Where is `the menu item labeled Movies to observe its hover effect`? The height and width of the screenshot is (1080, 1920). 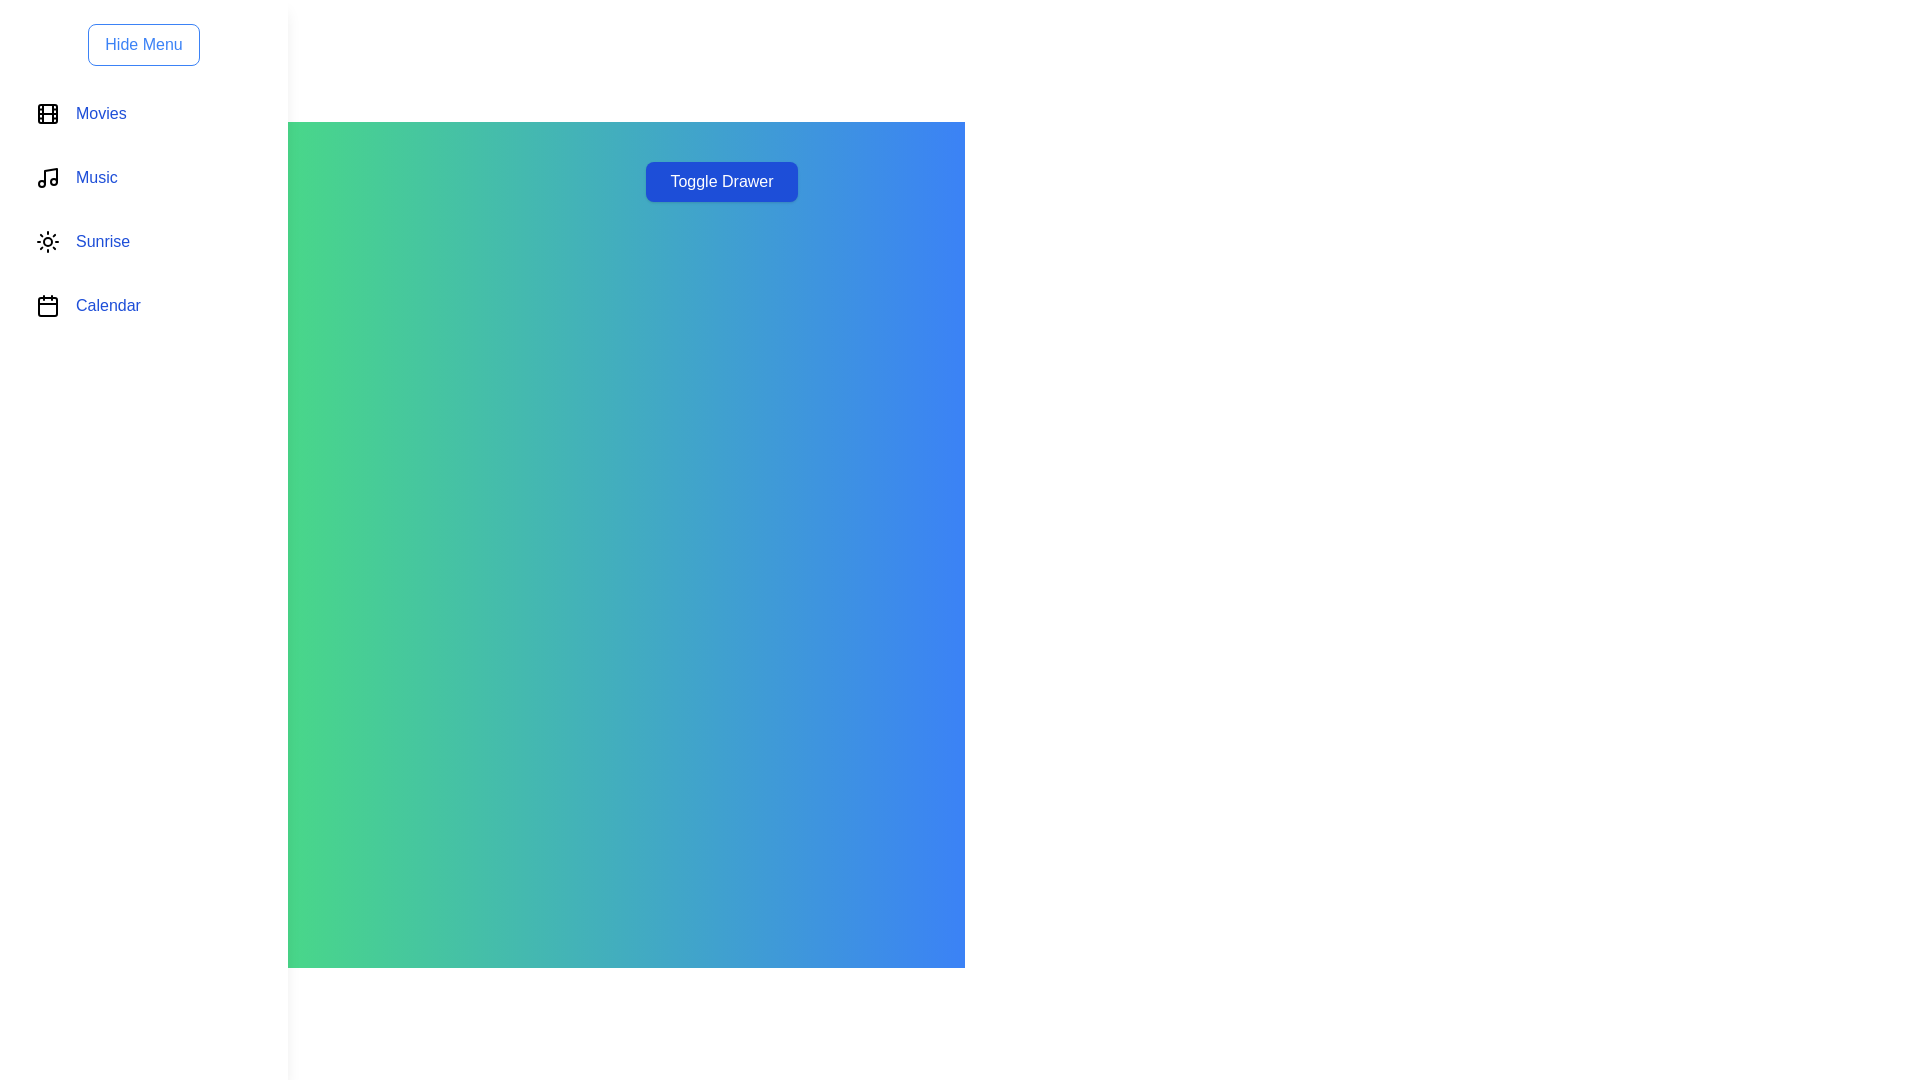
the menu item labeled Movies to observe its hover effect is located at coordinates (143, 114).